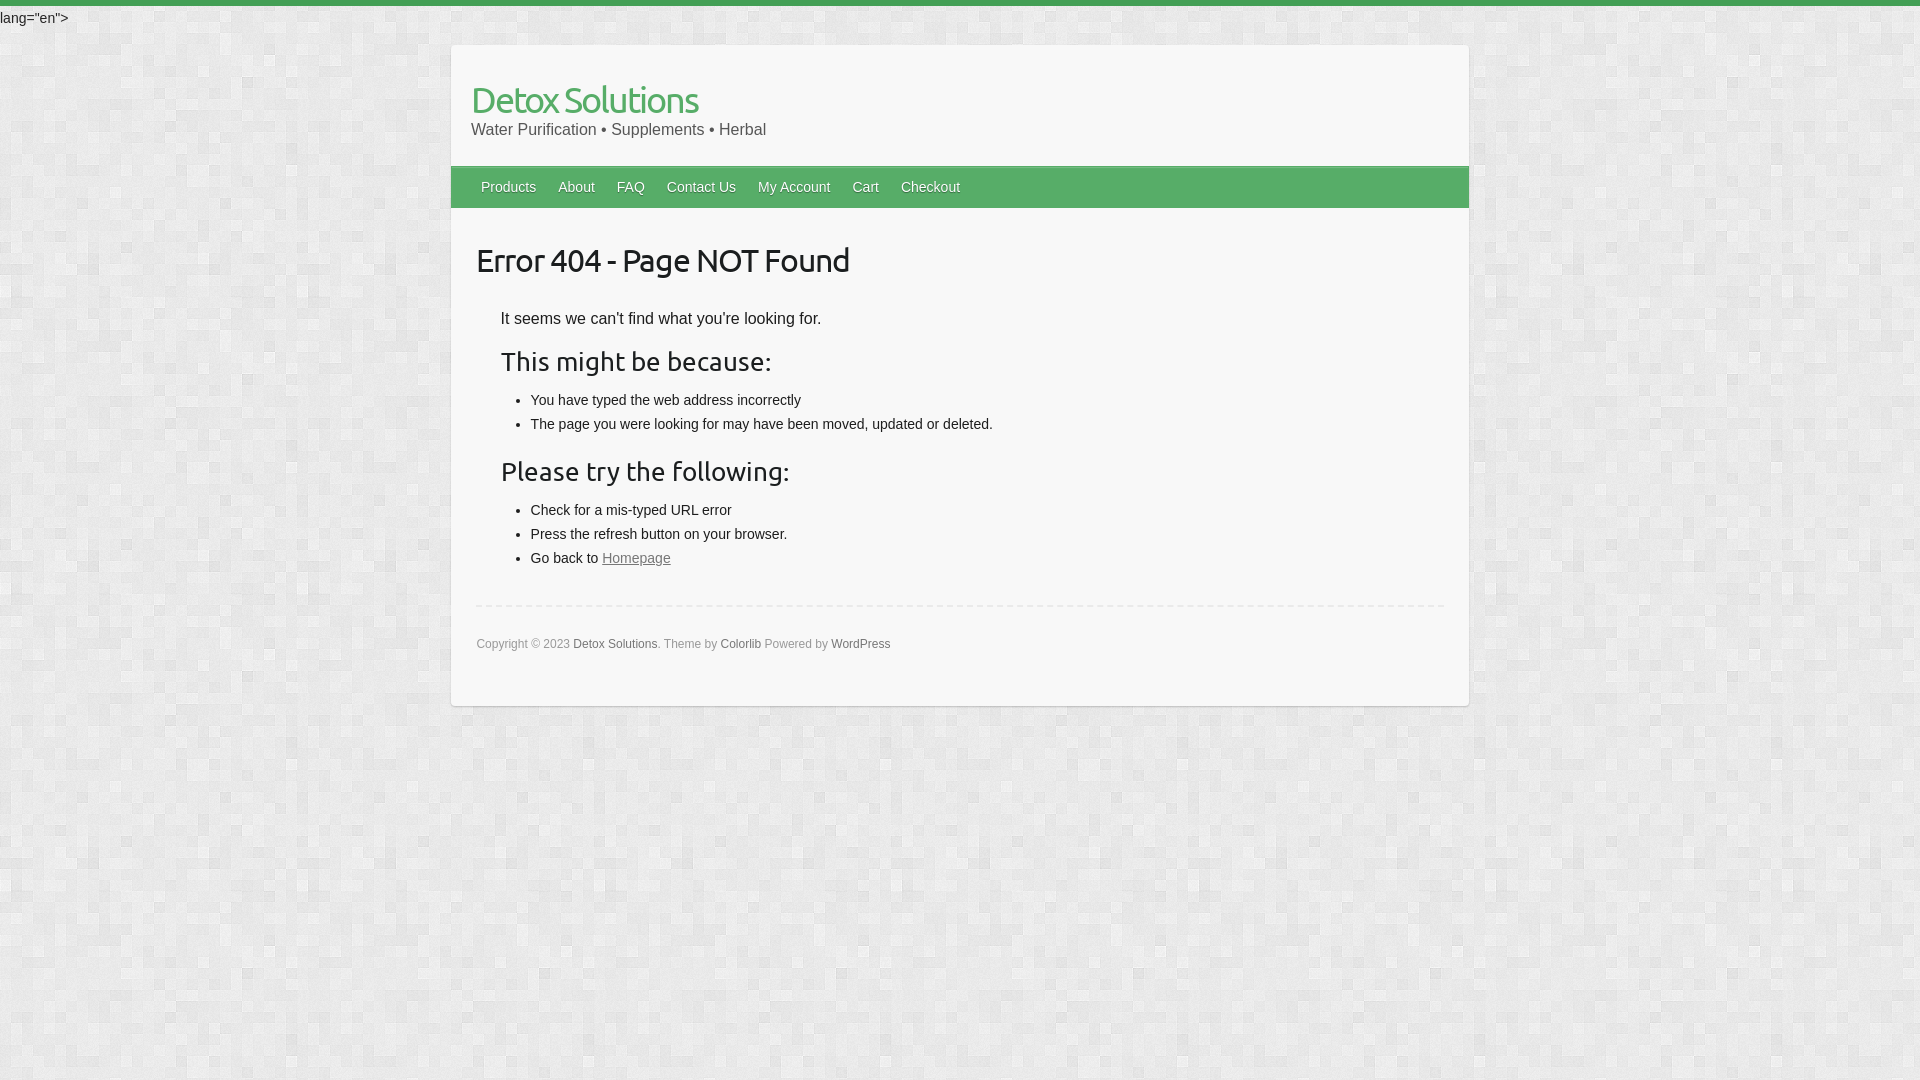  Describe the element at coordinates (576, 186) in the screenshot. I see `'About'` at that location.